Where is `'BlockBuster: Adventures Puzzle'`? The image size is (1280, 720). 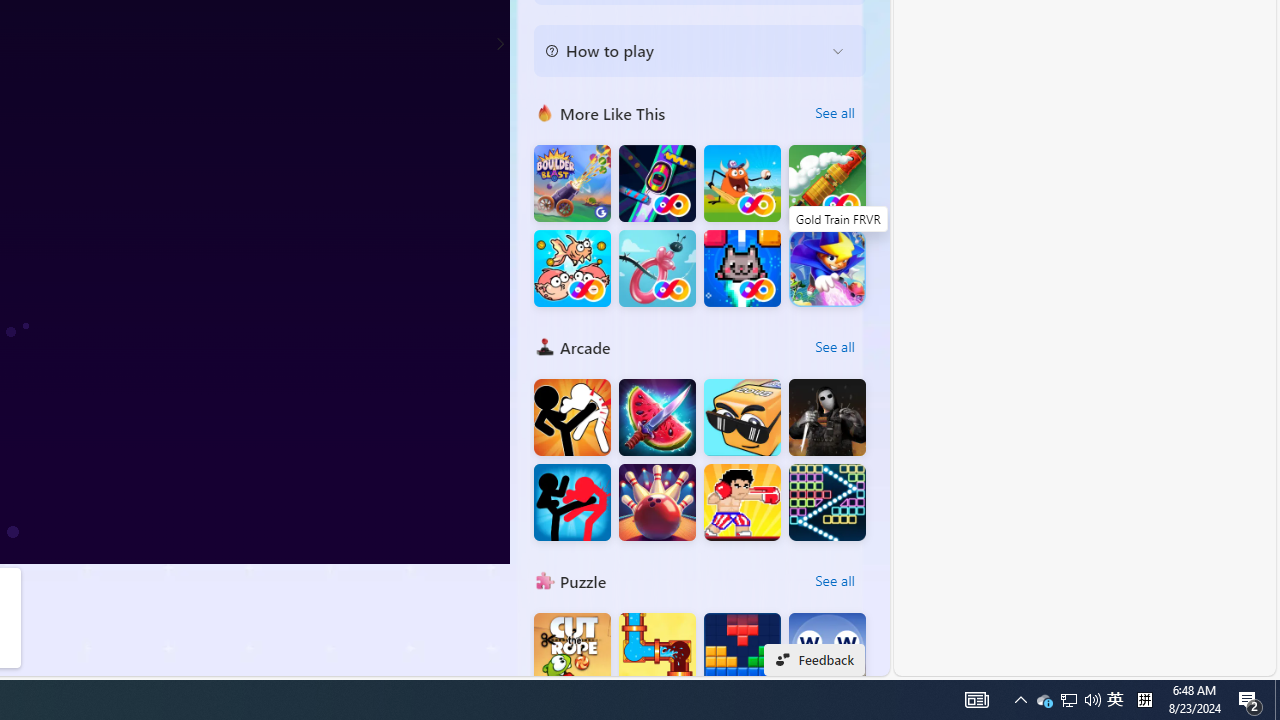
'BlockBuster: Adventures Puzzle' is located at coordinates (741, 651).